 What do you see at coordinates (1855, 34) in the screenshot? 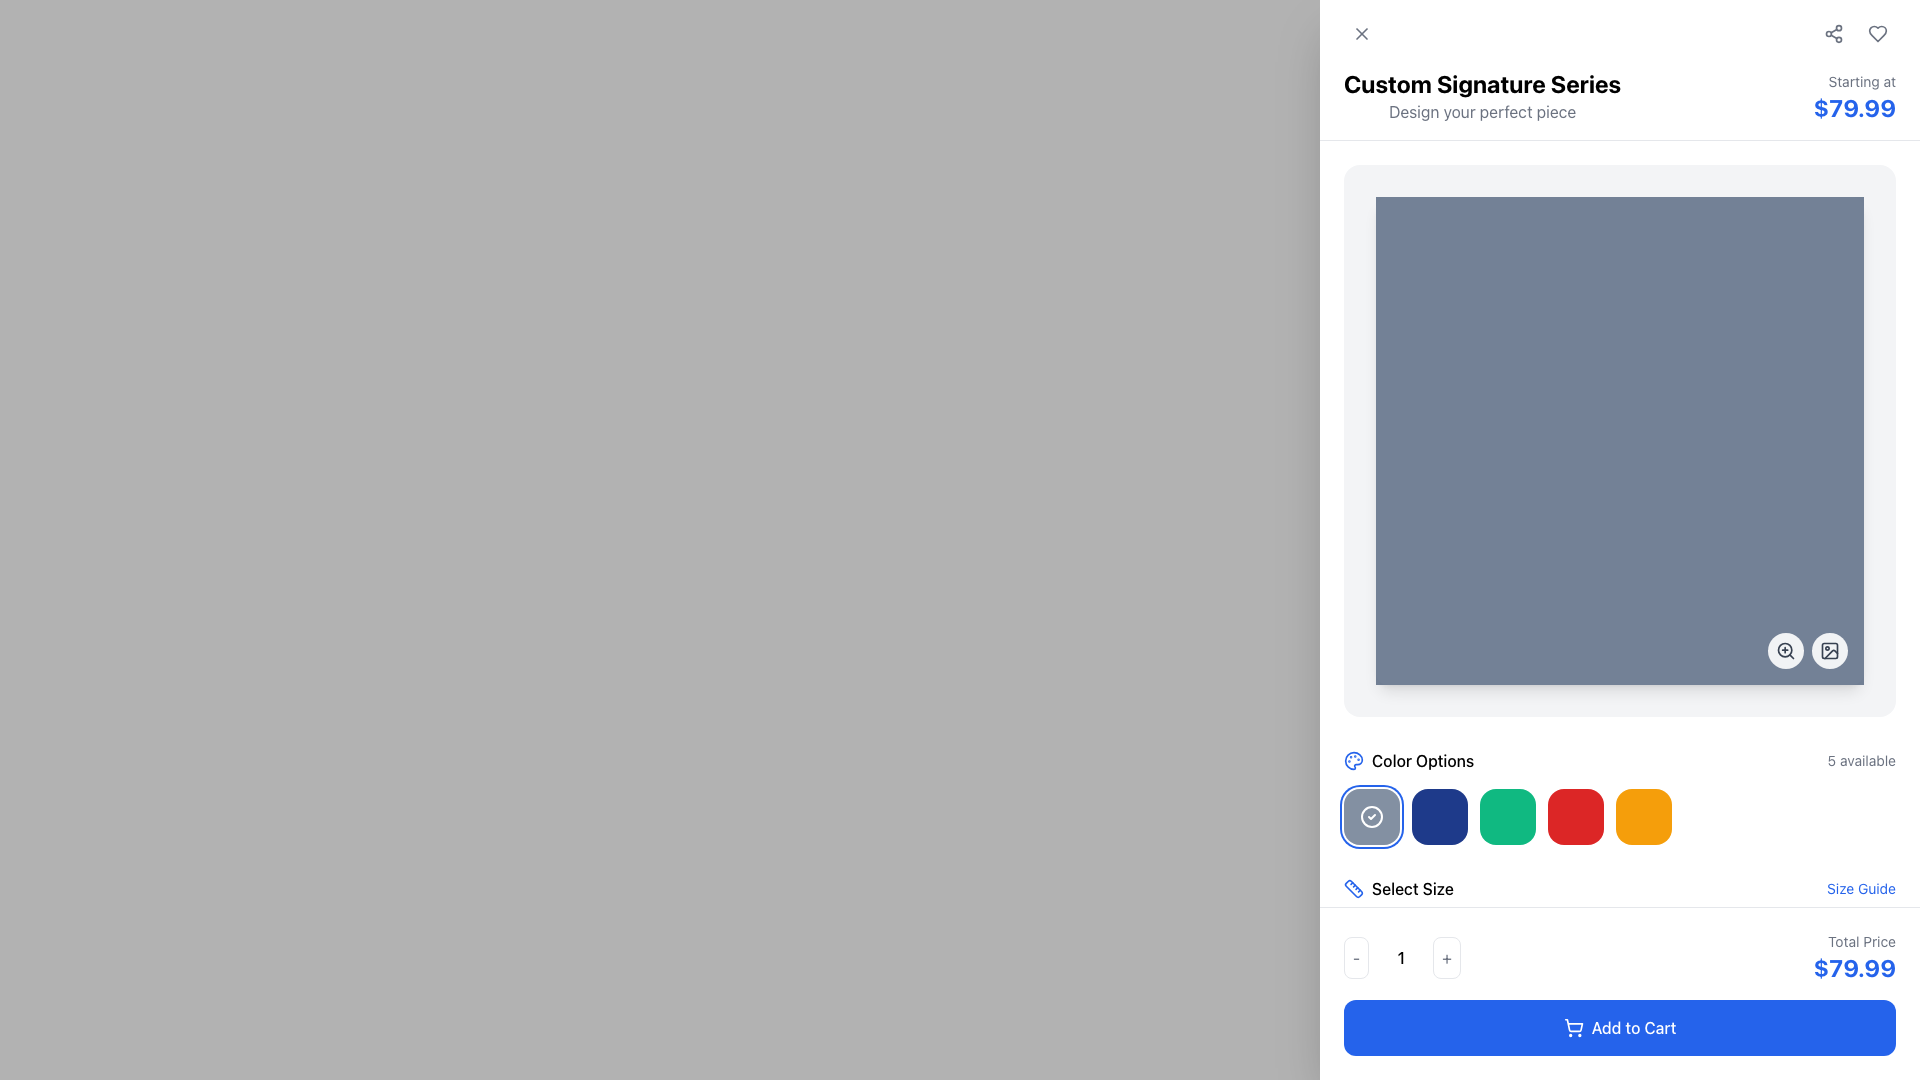
I see `the interactive buttons in the upper-right corner of the interface, specifically the share and heart icons` at bounding box center [1855, 34].